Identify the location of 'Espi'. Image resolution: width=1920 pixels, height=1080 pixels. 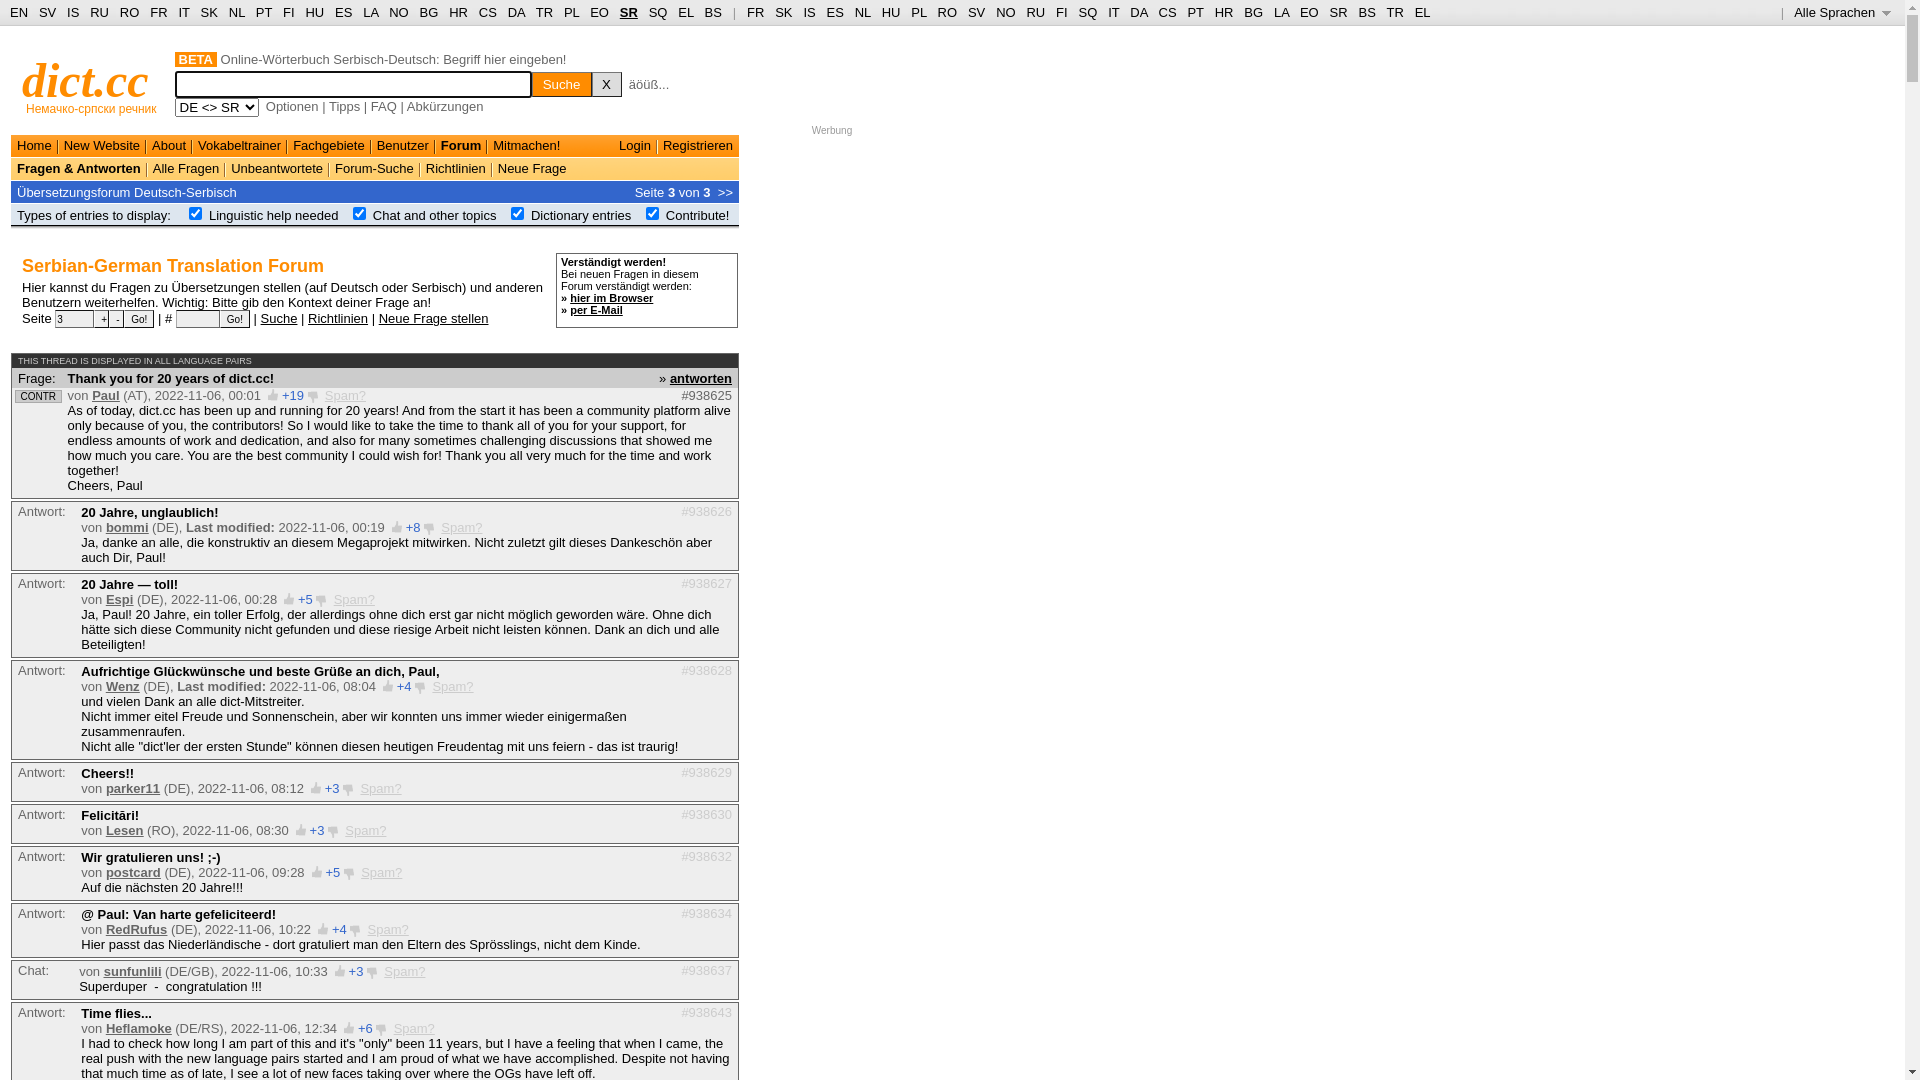
(118, 598).